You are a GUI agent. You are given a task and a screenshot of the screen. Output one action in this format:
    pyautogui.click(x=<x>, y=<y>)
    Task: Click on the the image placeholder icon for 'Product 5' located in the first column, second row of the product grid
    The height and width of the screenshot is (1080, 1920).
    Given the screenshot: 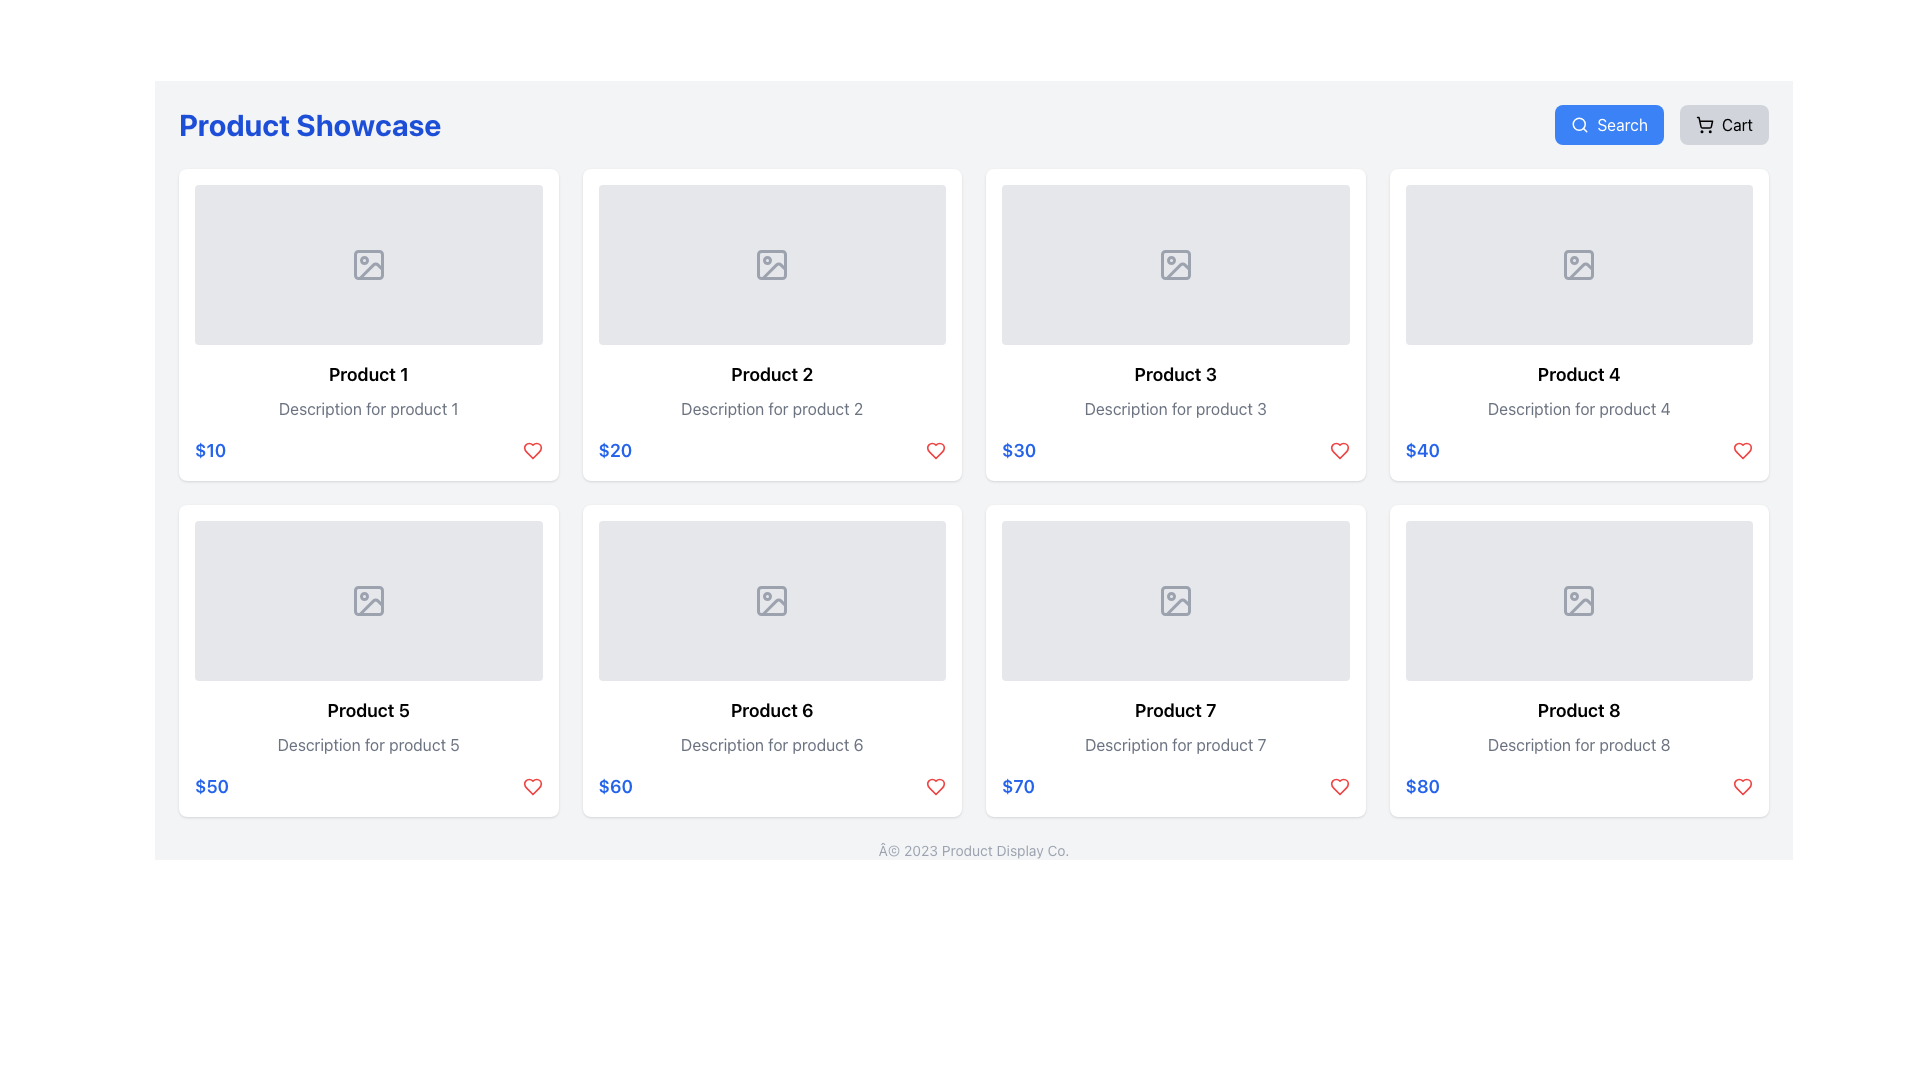 What is the action you would take?
    pyautogui.click(x=368, y=600)
    